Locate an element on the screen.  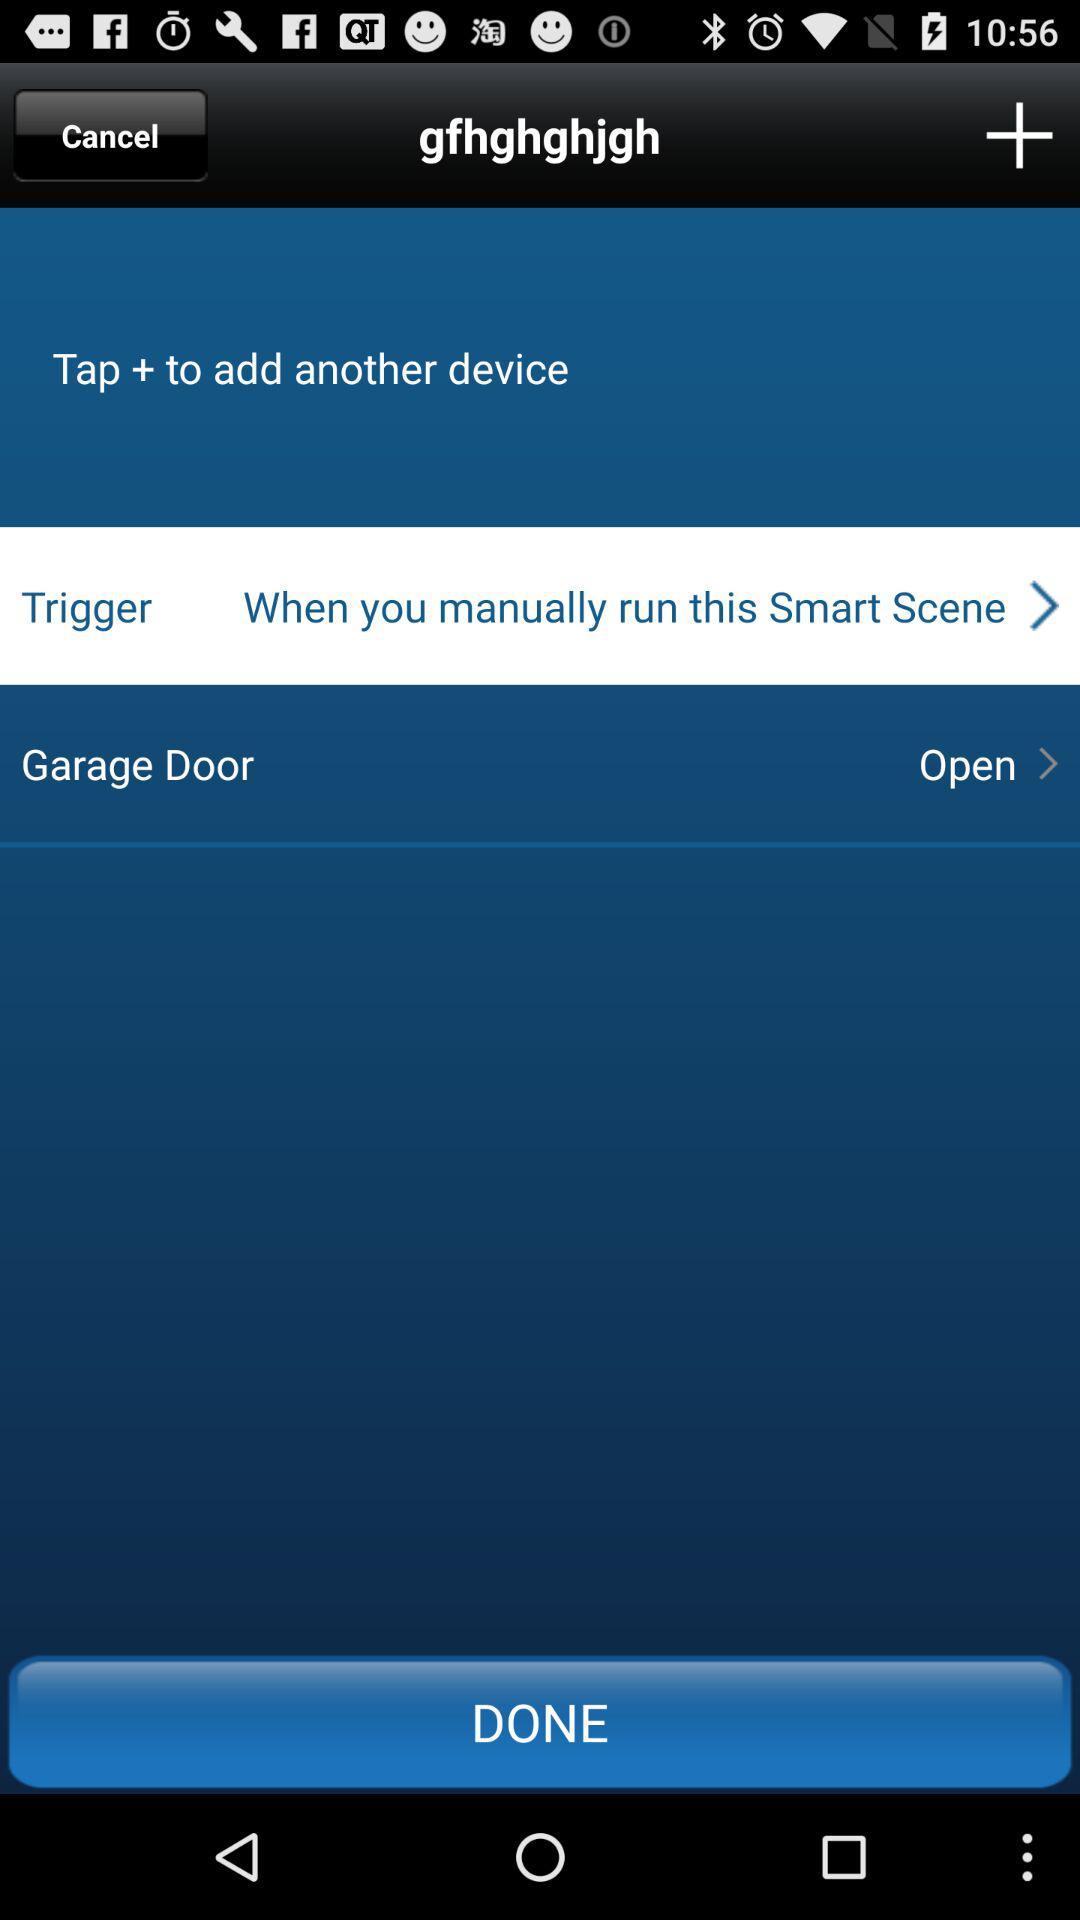
item to the right of garage door is located at coordinates (966, 762).